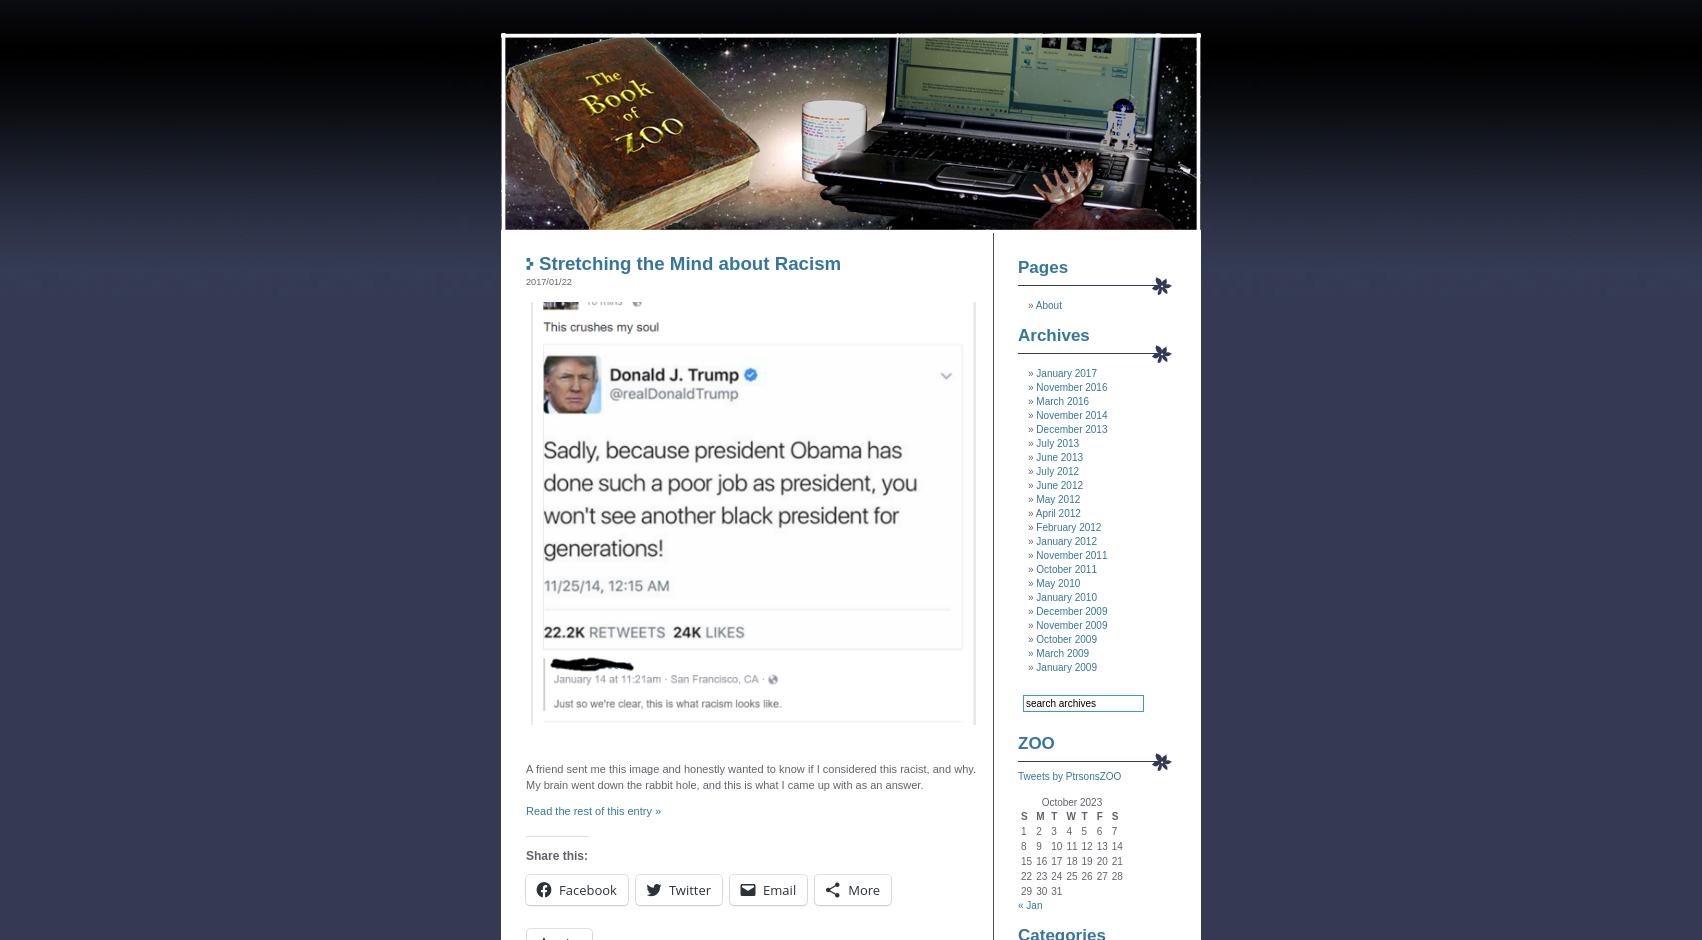  Describe the element at coordinates (593, 811) in the screenshot. I see `'Read the rest of this entry »'` at that location.